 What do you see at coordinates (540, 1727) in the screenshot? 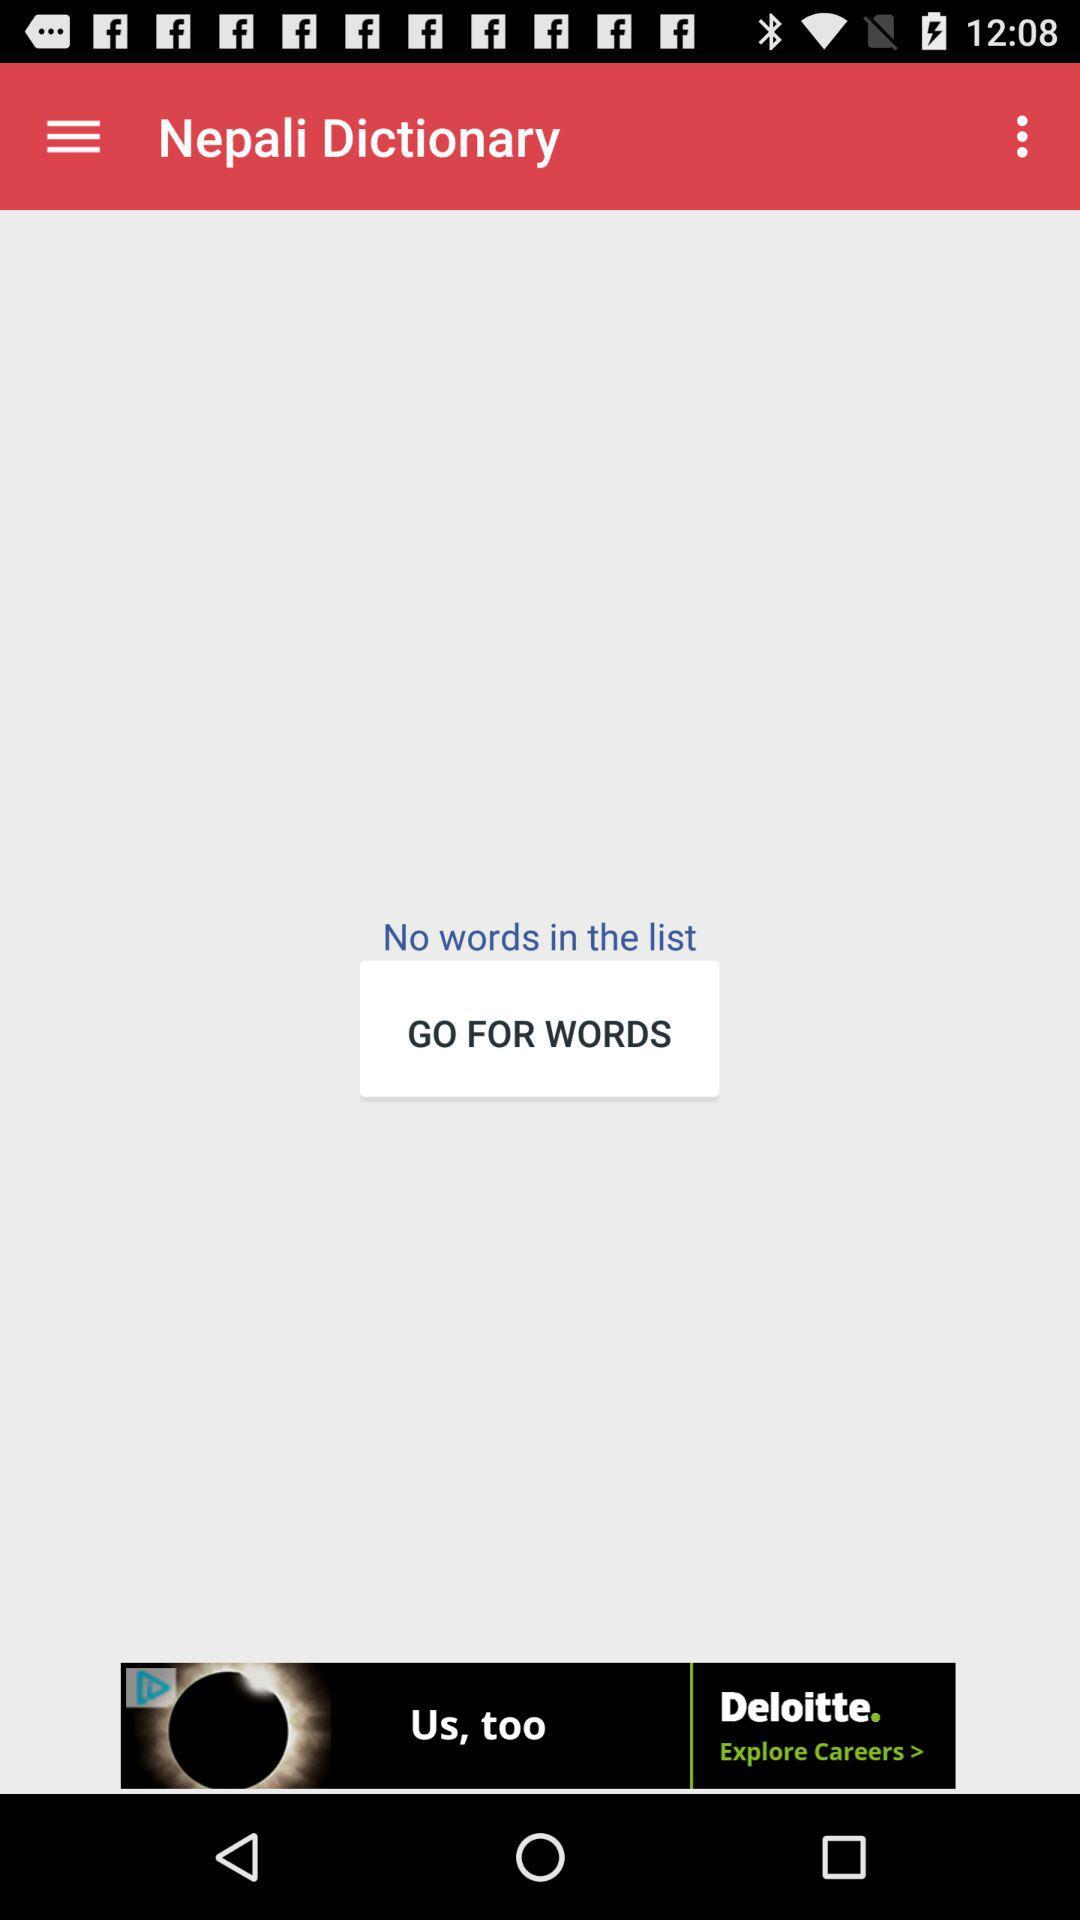
I see `advertising bar` at bounding box center [540, 1727].